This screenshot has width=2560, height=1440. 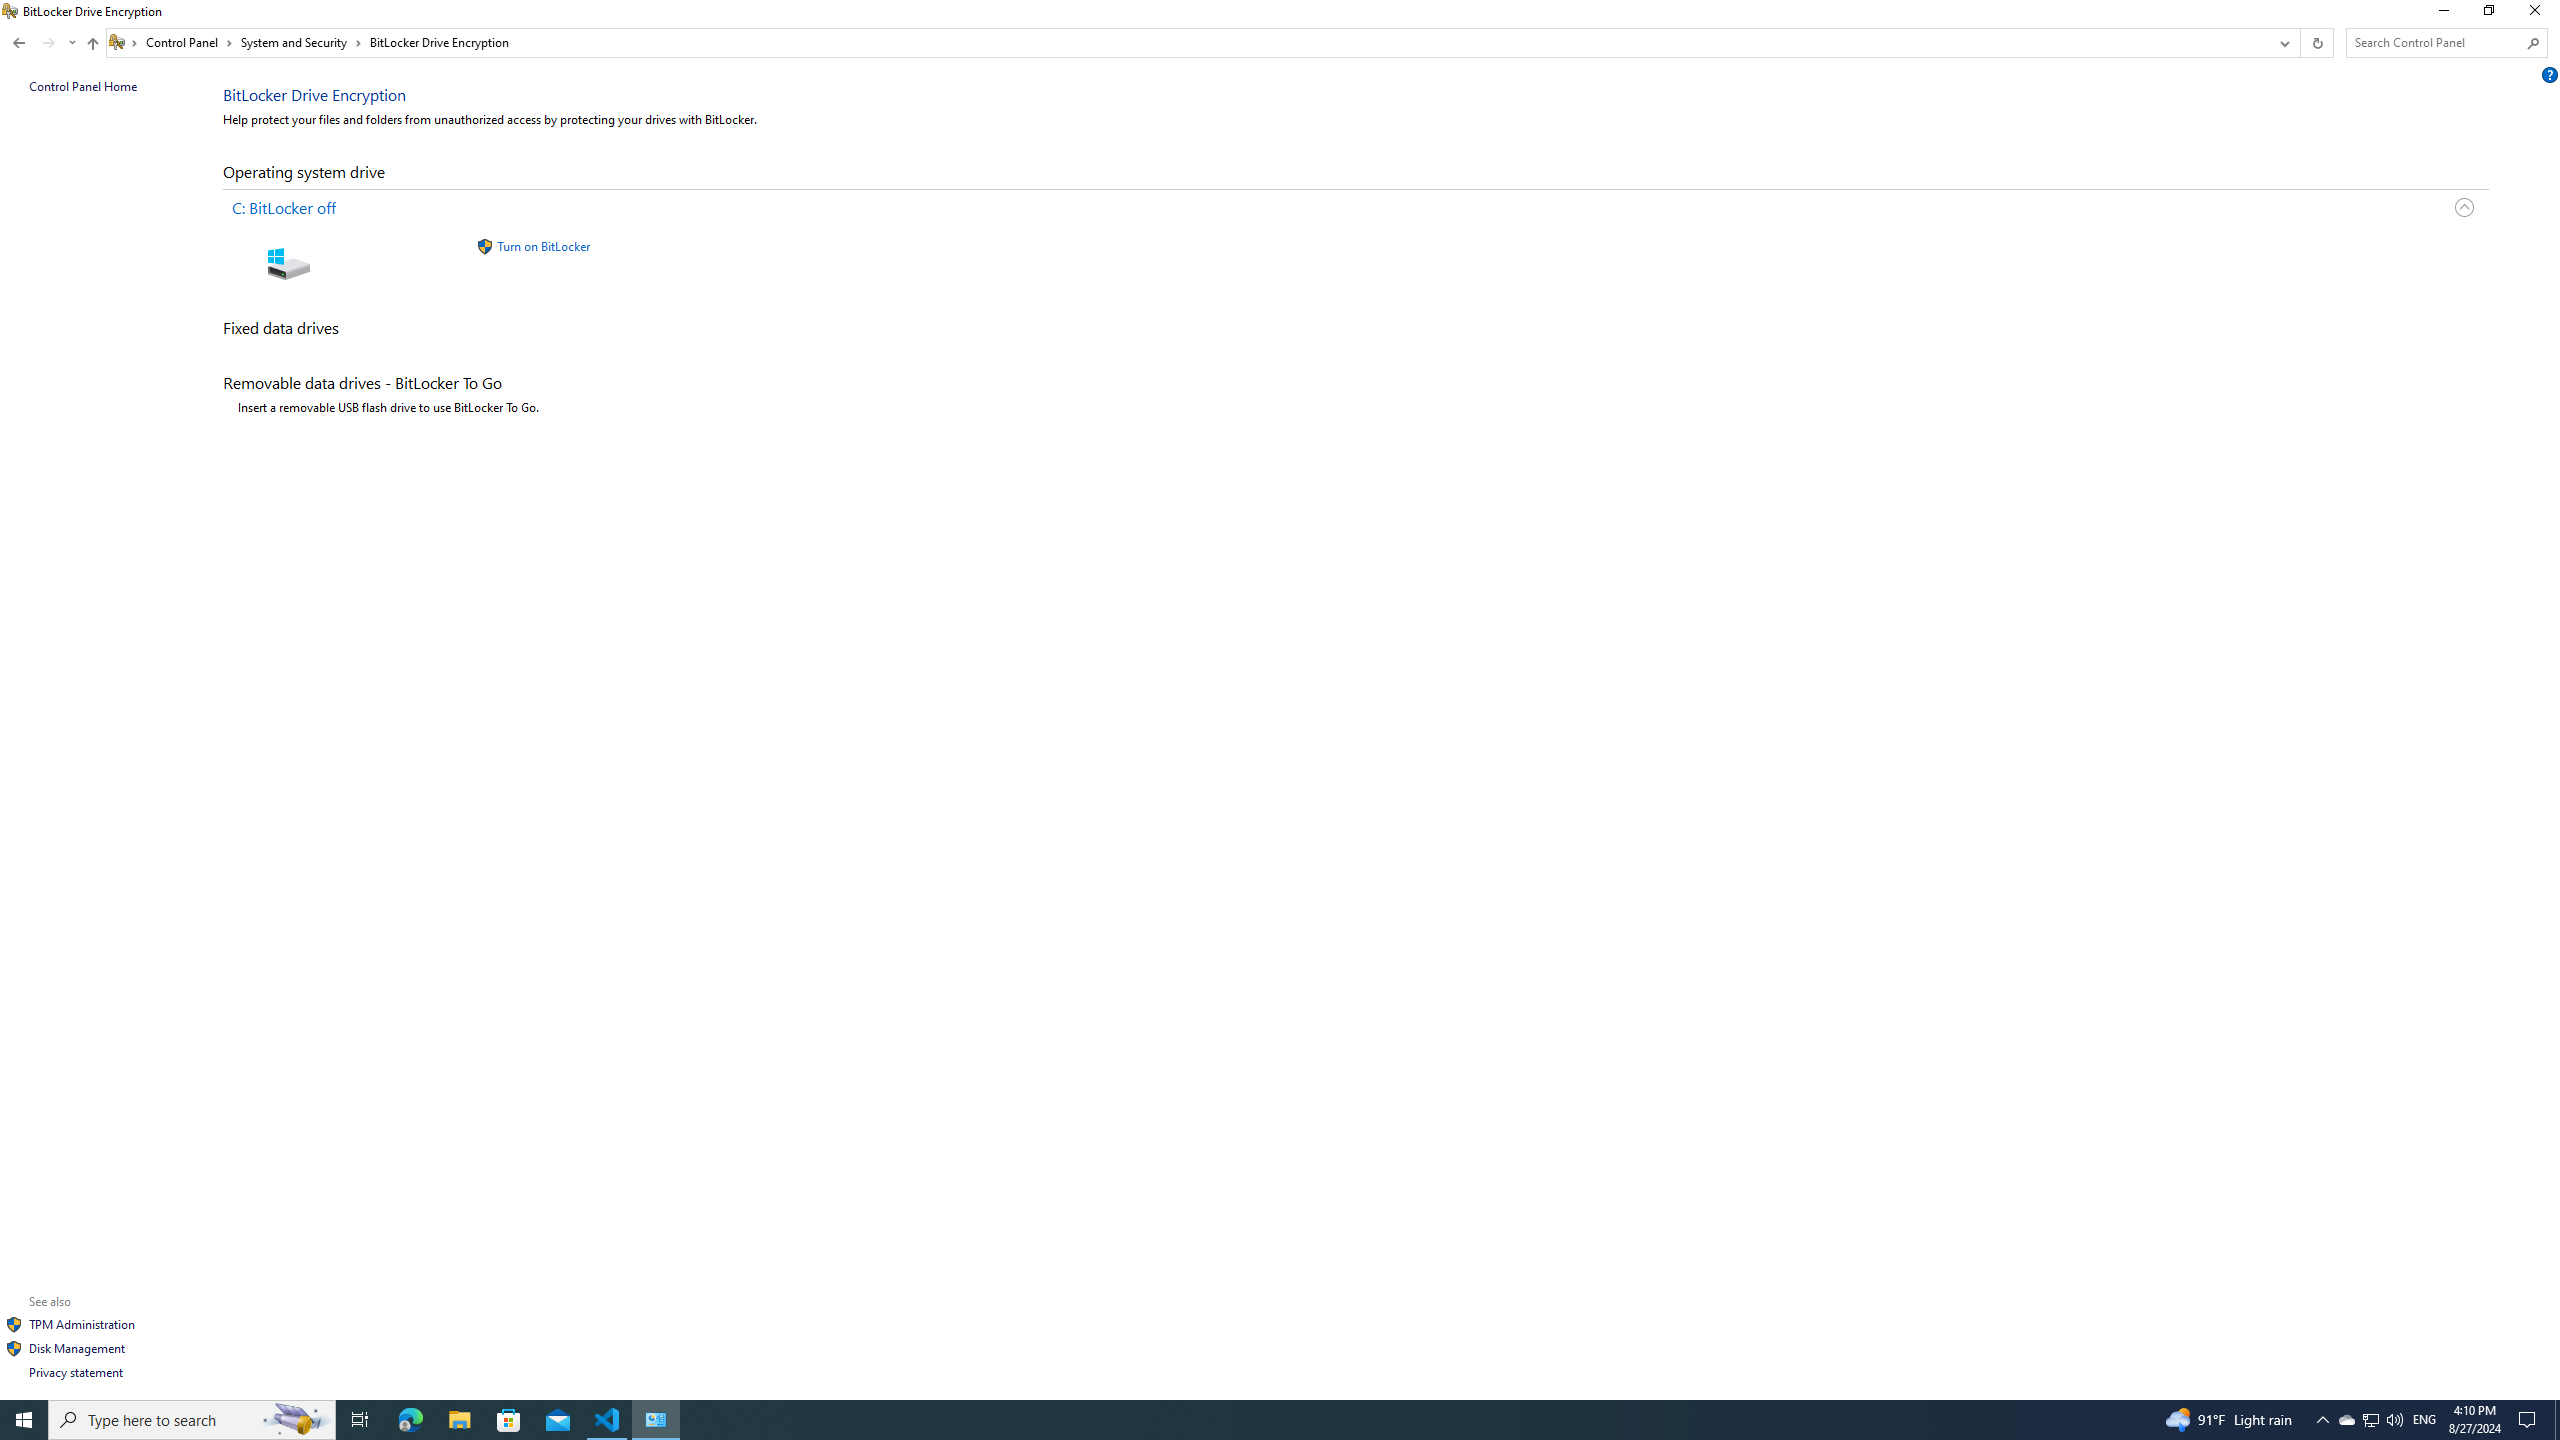 What do you see at coordinates (48, 42) in the screenshot?
I see `'Forward (Alt + Right Arrow)'` at bounding box center [48, 42].